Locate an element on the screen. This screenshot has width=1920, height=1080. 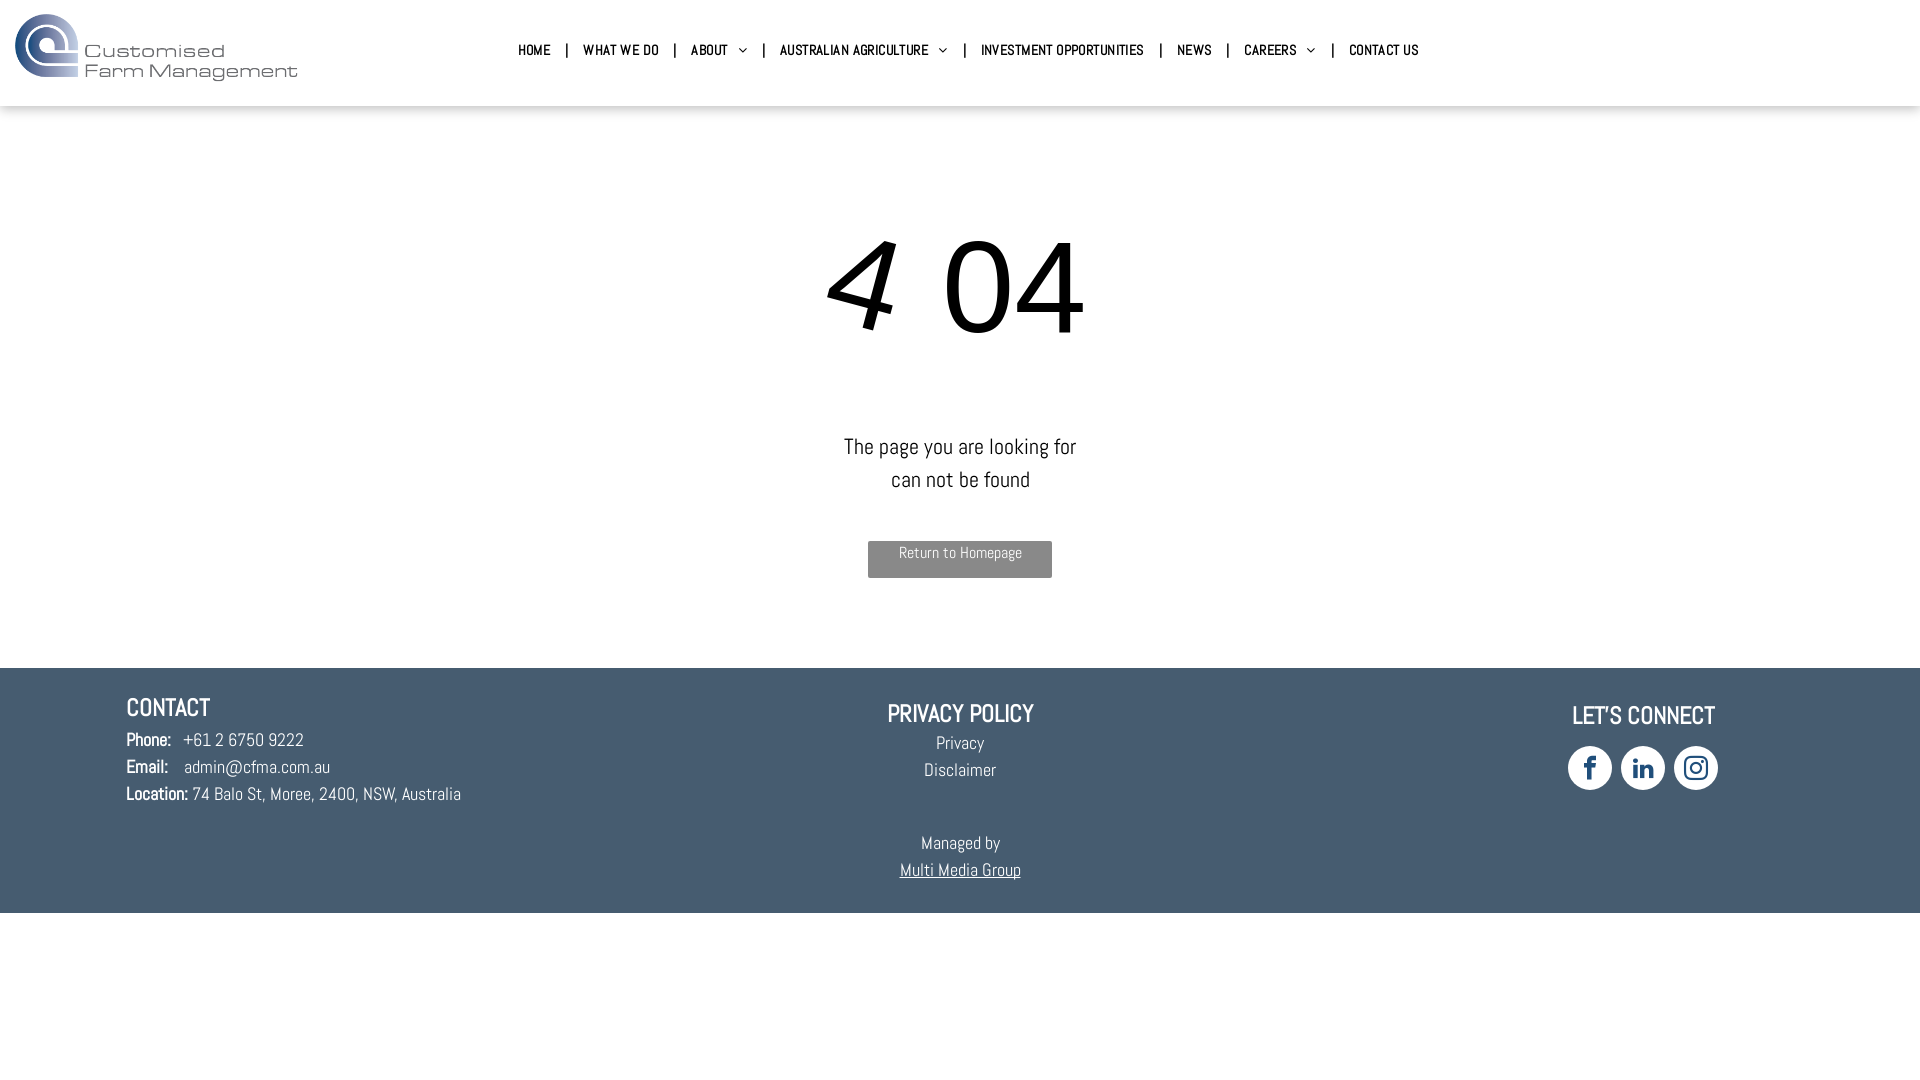
'ABOUT' is located at coordinates (719, 50).